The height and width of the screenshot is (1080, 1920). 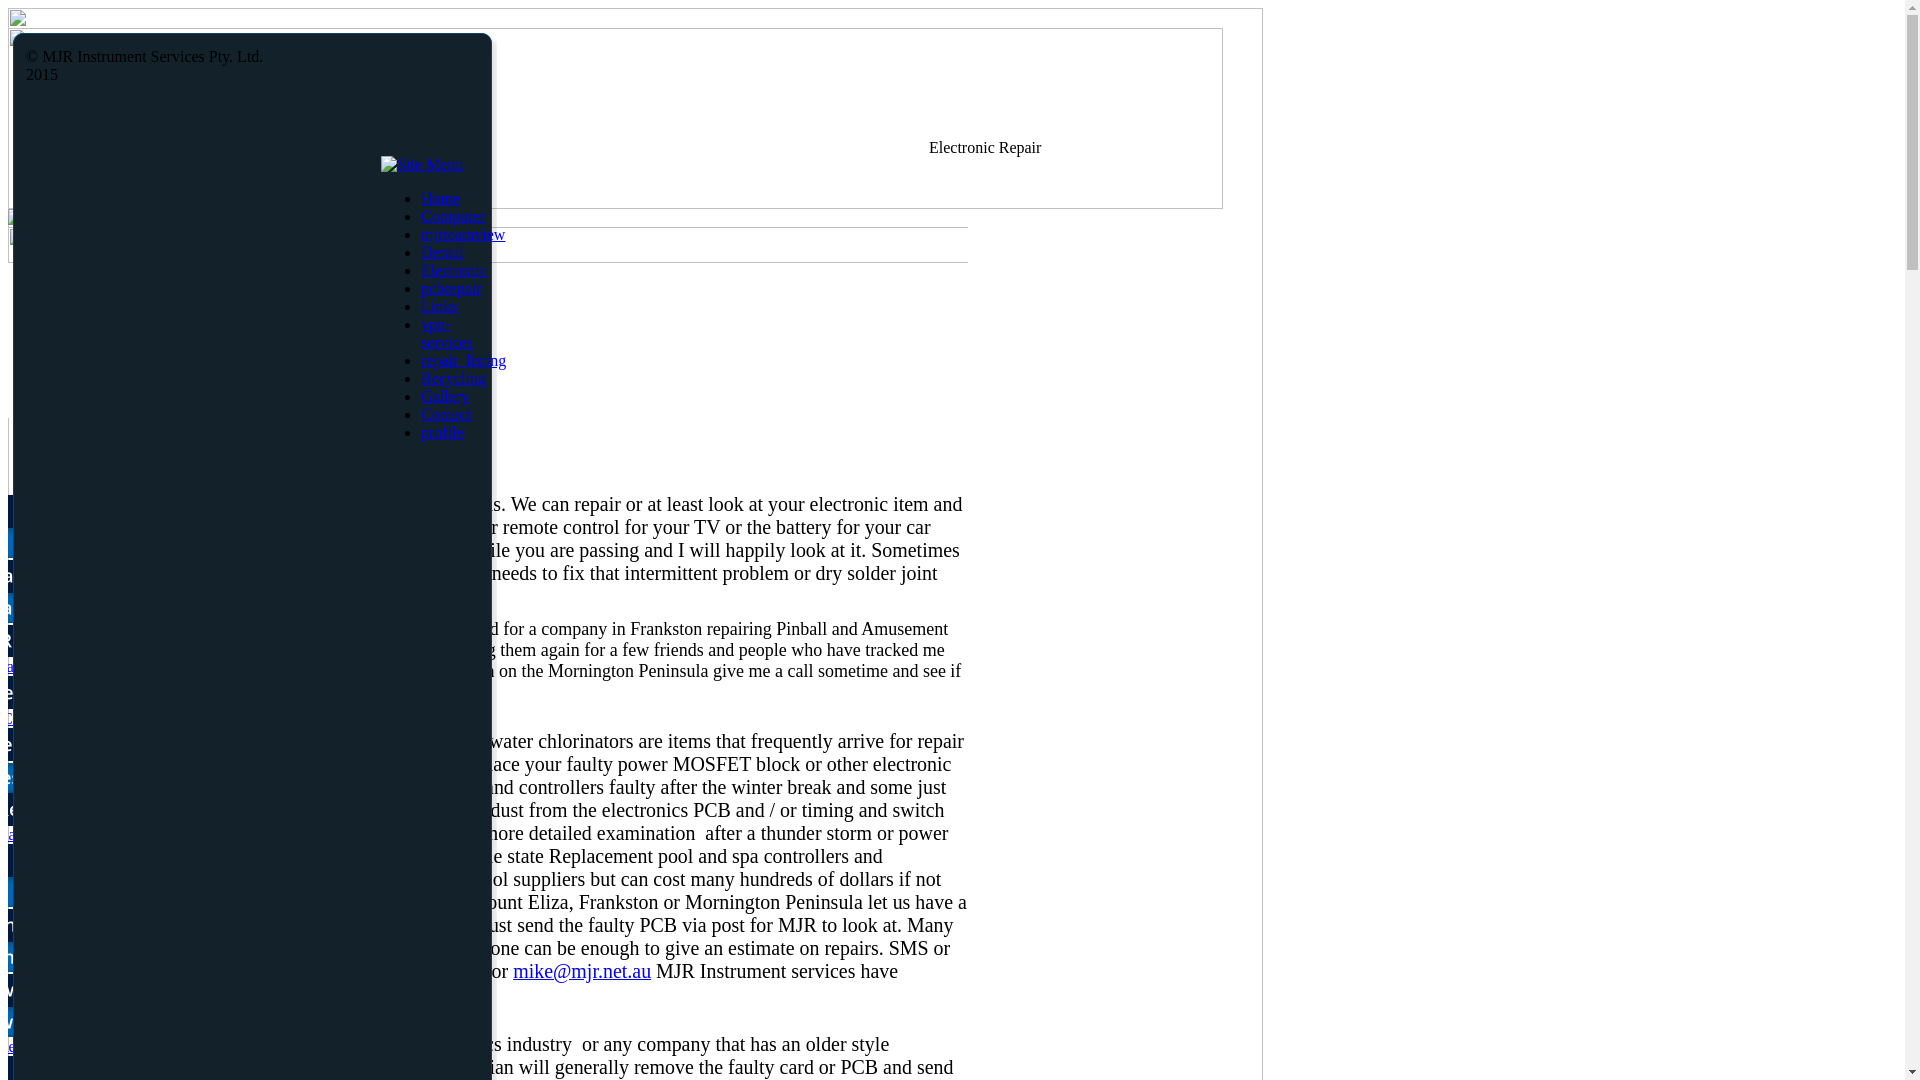 What do you see at coordinates (580, 970) in the screenshot?
I see `'mike@mjr.net.au'` at bounding box center [580, 970].